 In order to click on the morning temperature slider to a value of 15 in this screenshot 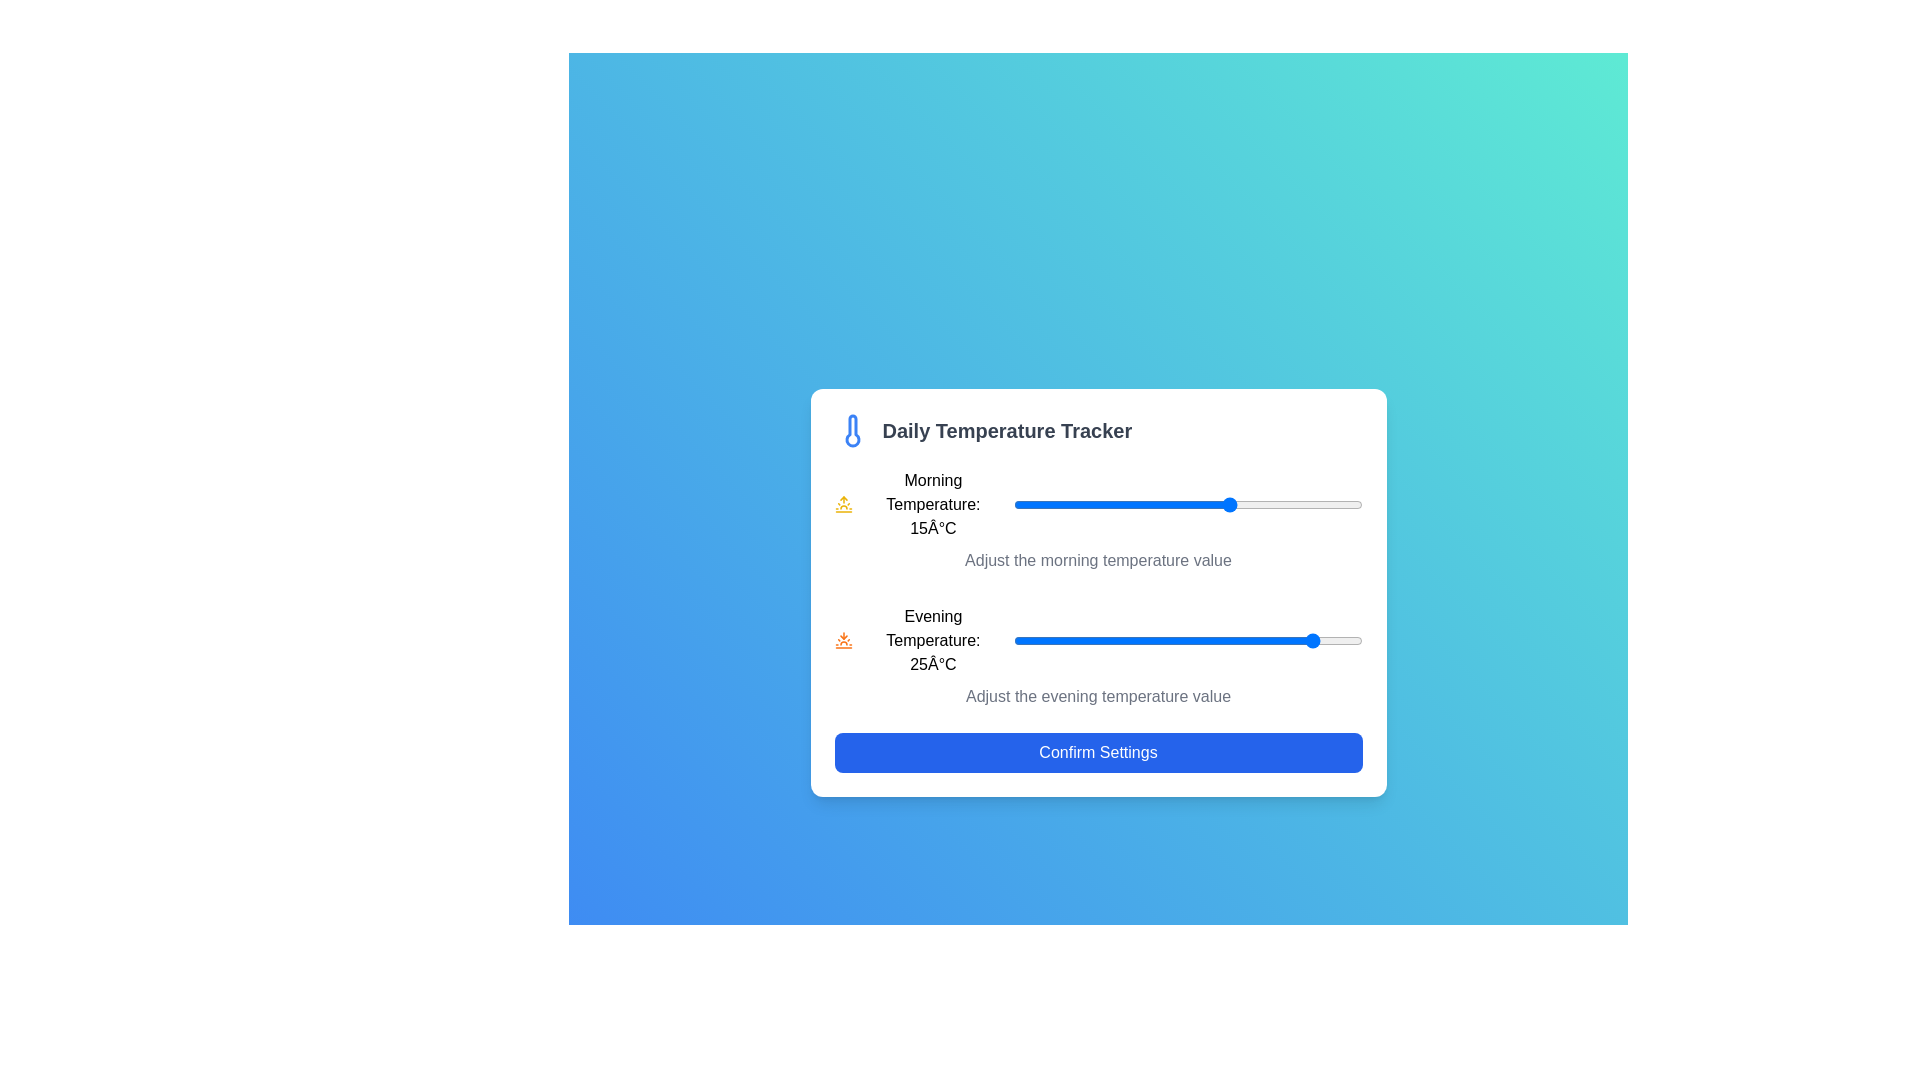, I will do `click(1230, 504)`.